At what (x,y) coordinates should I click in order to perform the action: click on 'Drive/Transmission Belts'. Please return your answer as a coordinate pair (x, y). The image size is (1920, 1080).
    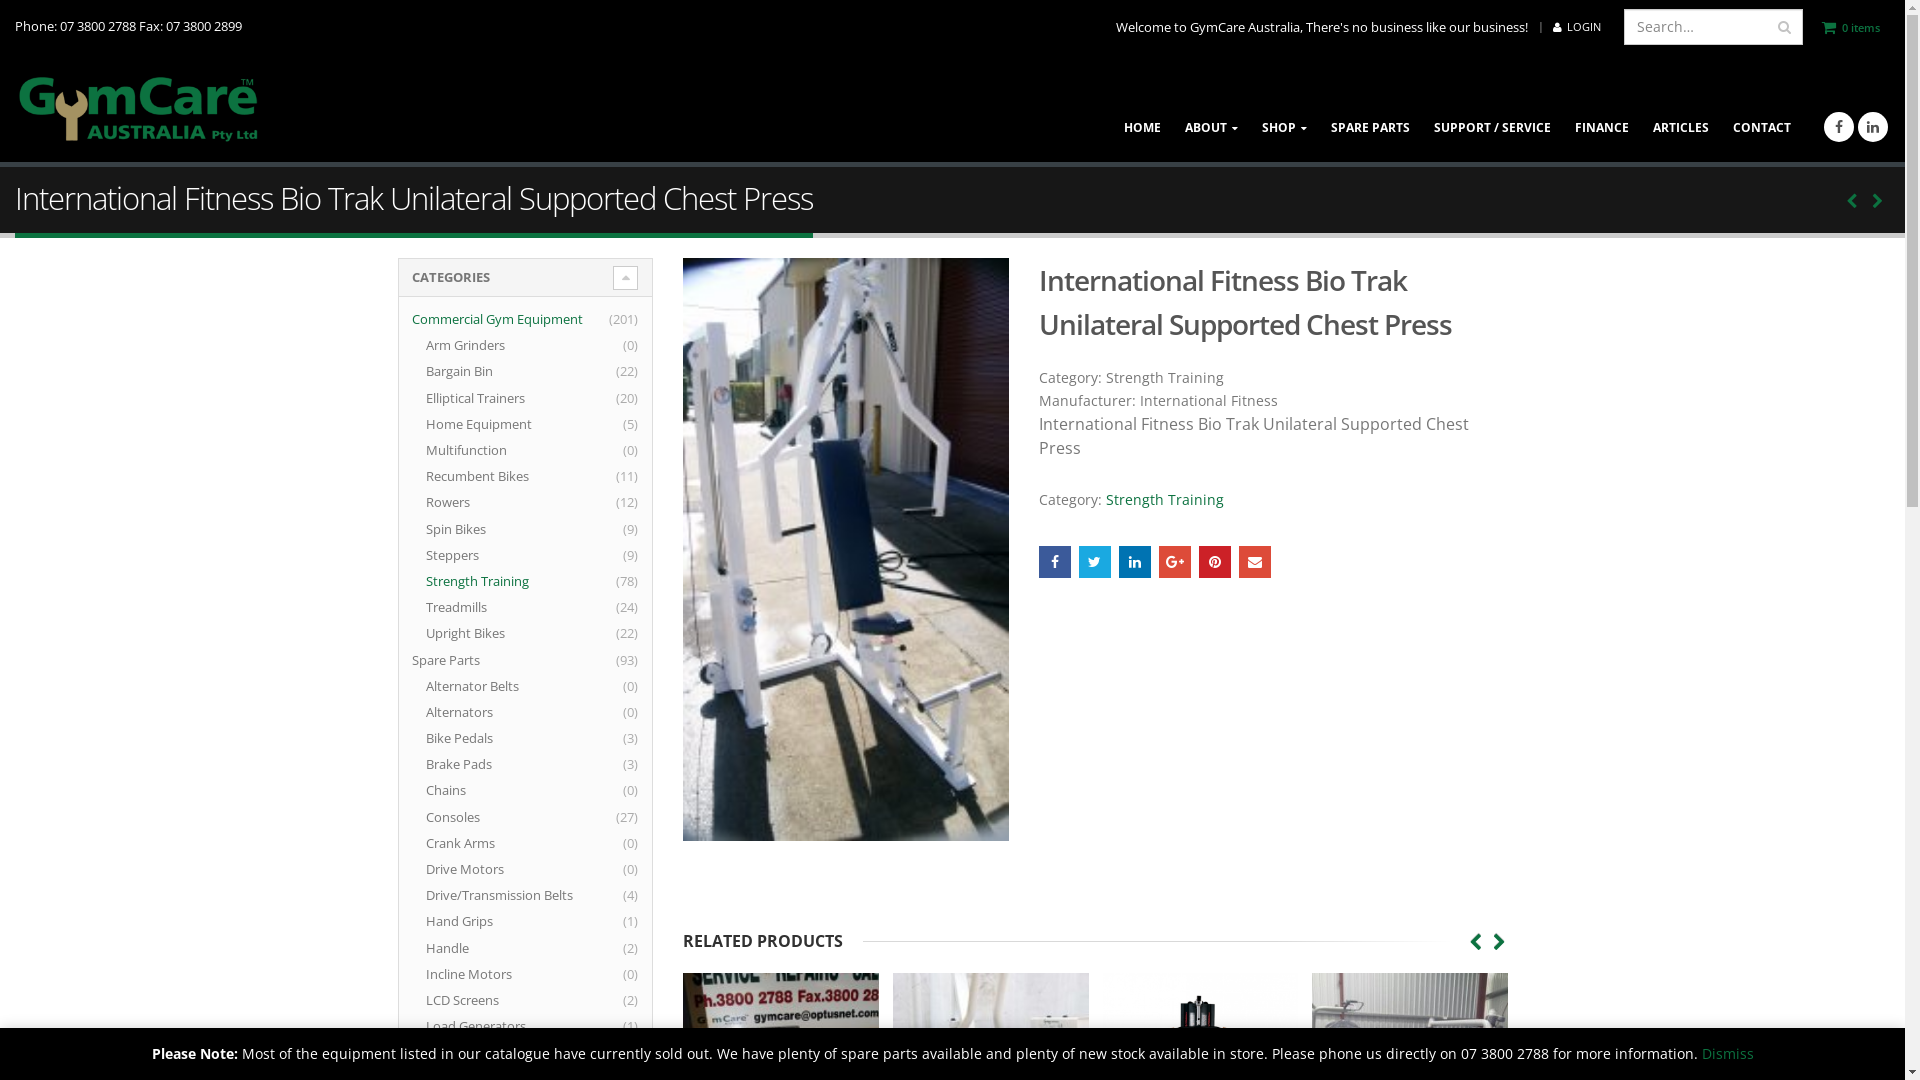
    Looking at the image, I should click on (512, 893).